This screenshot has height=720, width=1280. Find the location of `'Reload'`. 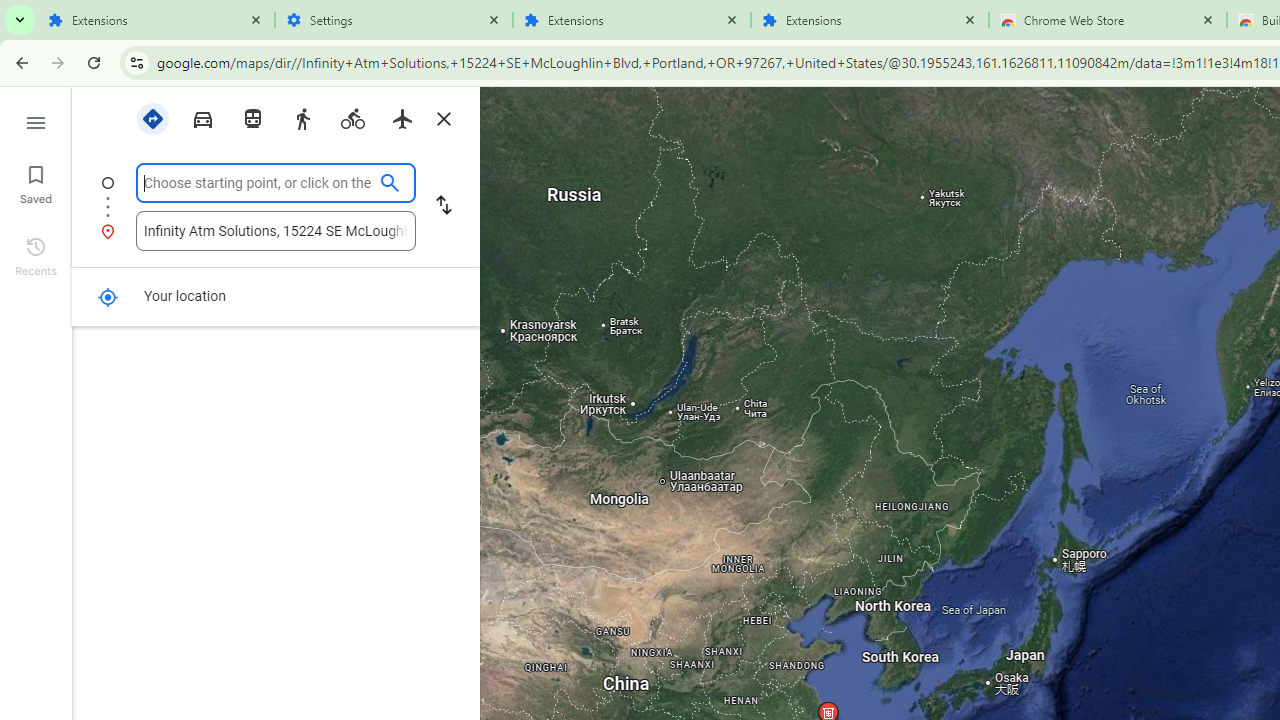

'Reload' is located at coordinates (93, 61).